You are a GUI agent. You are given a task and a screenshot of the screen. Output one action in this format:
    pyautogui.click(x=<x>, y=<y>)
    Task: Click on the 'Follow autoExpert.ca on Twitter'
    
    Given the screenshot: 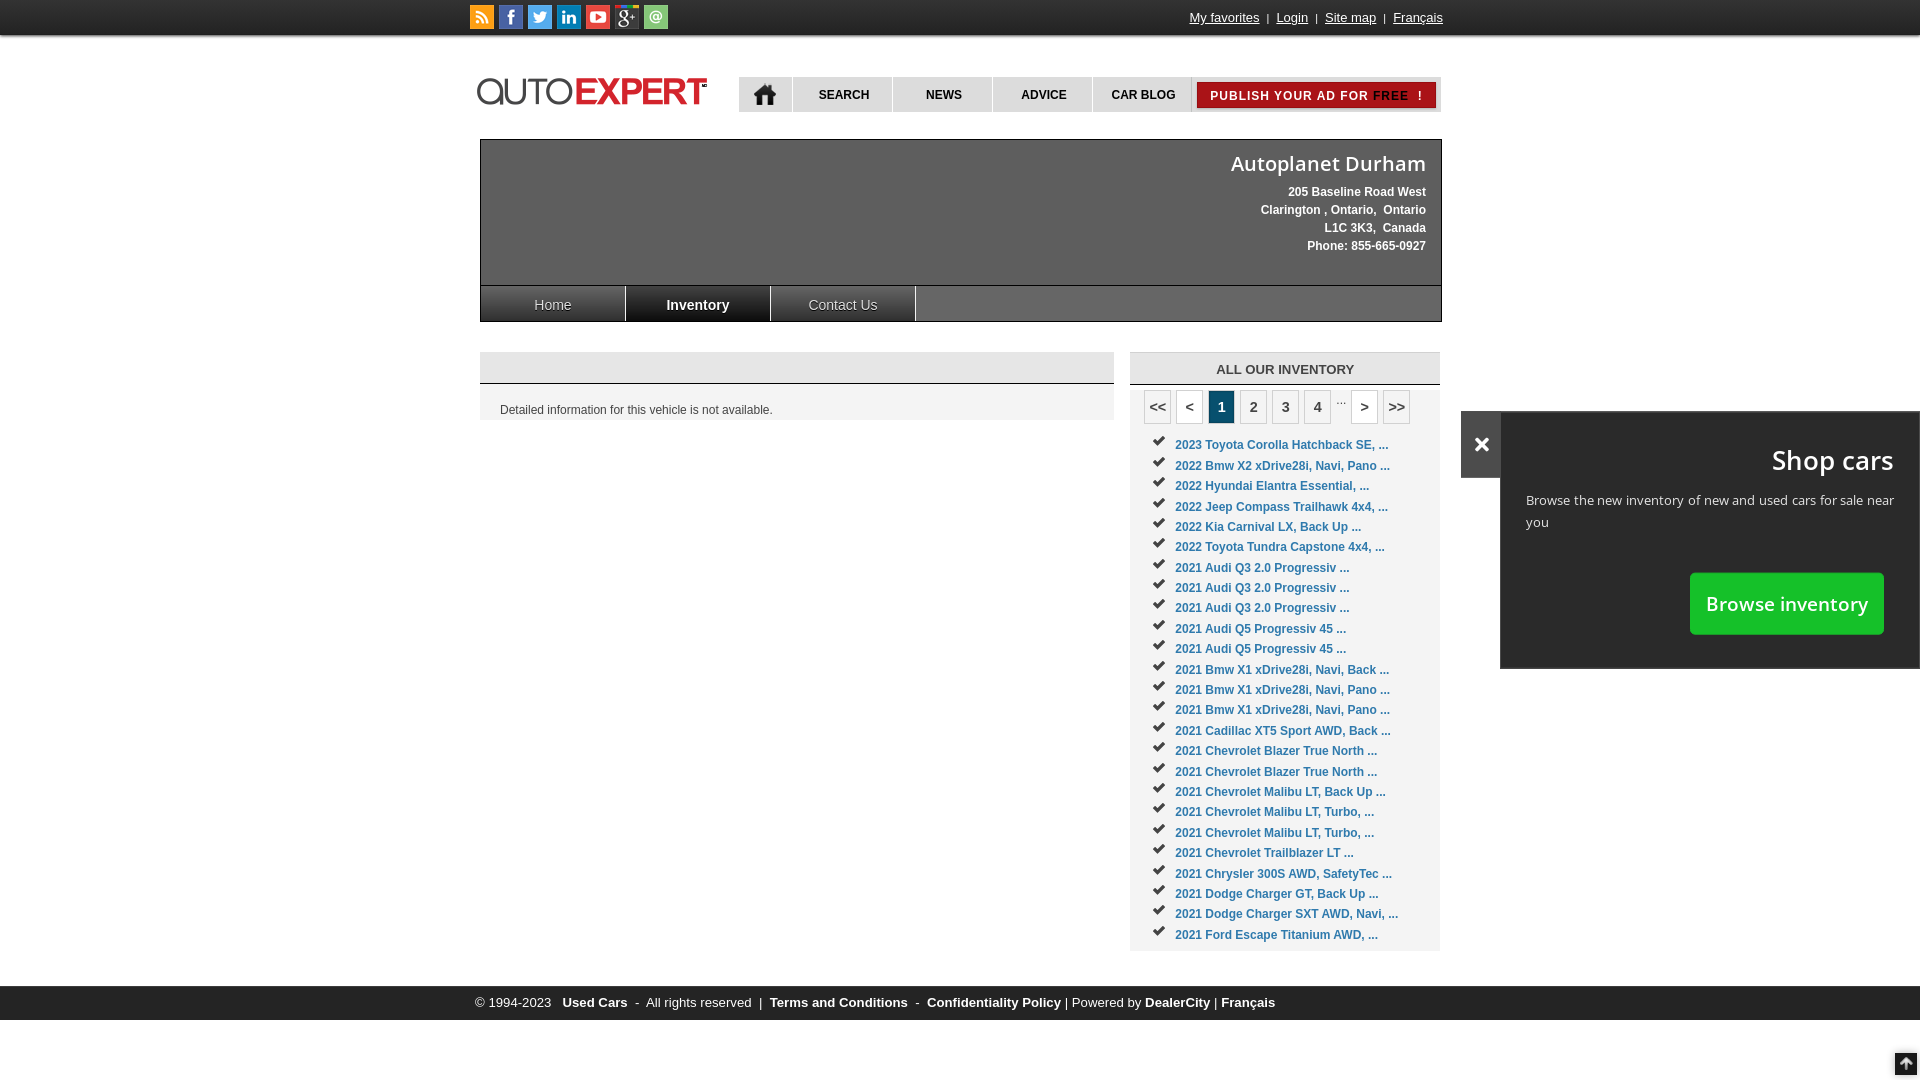 What is the action you would take?
    pyautogui.click(x=528, y=24)
    